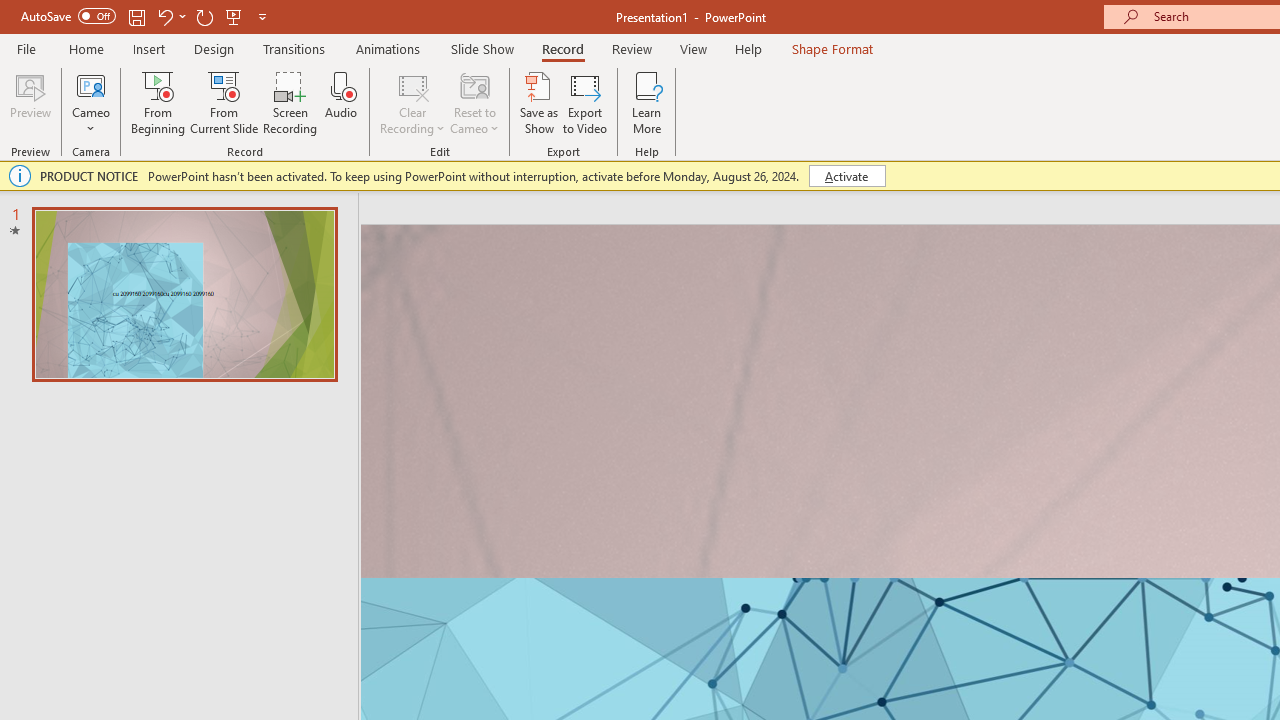 This screenshot has width=1280, height=720. Describe the element at coordinates (289, 103) in the screenshot. I see `'Screen Recording'` at that location.